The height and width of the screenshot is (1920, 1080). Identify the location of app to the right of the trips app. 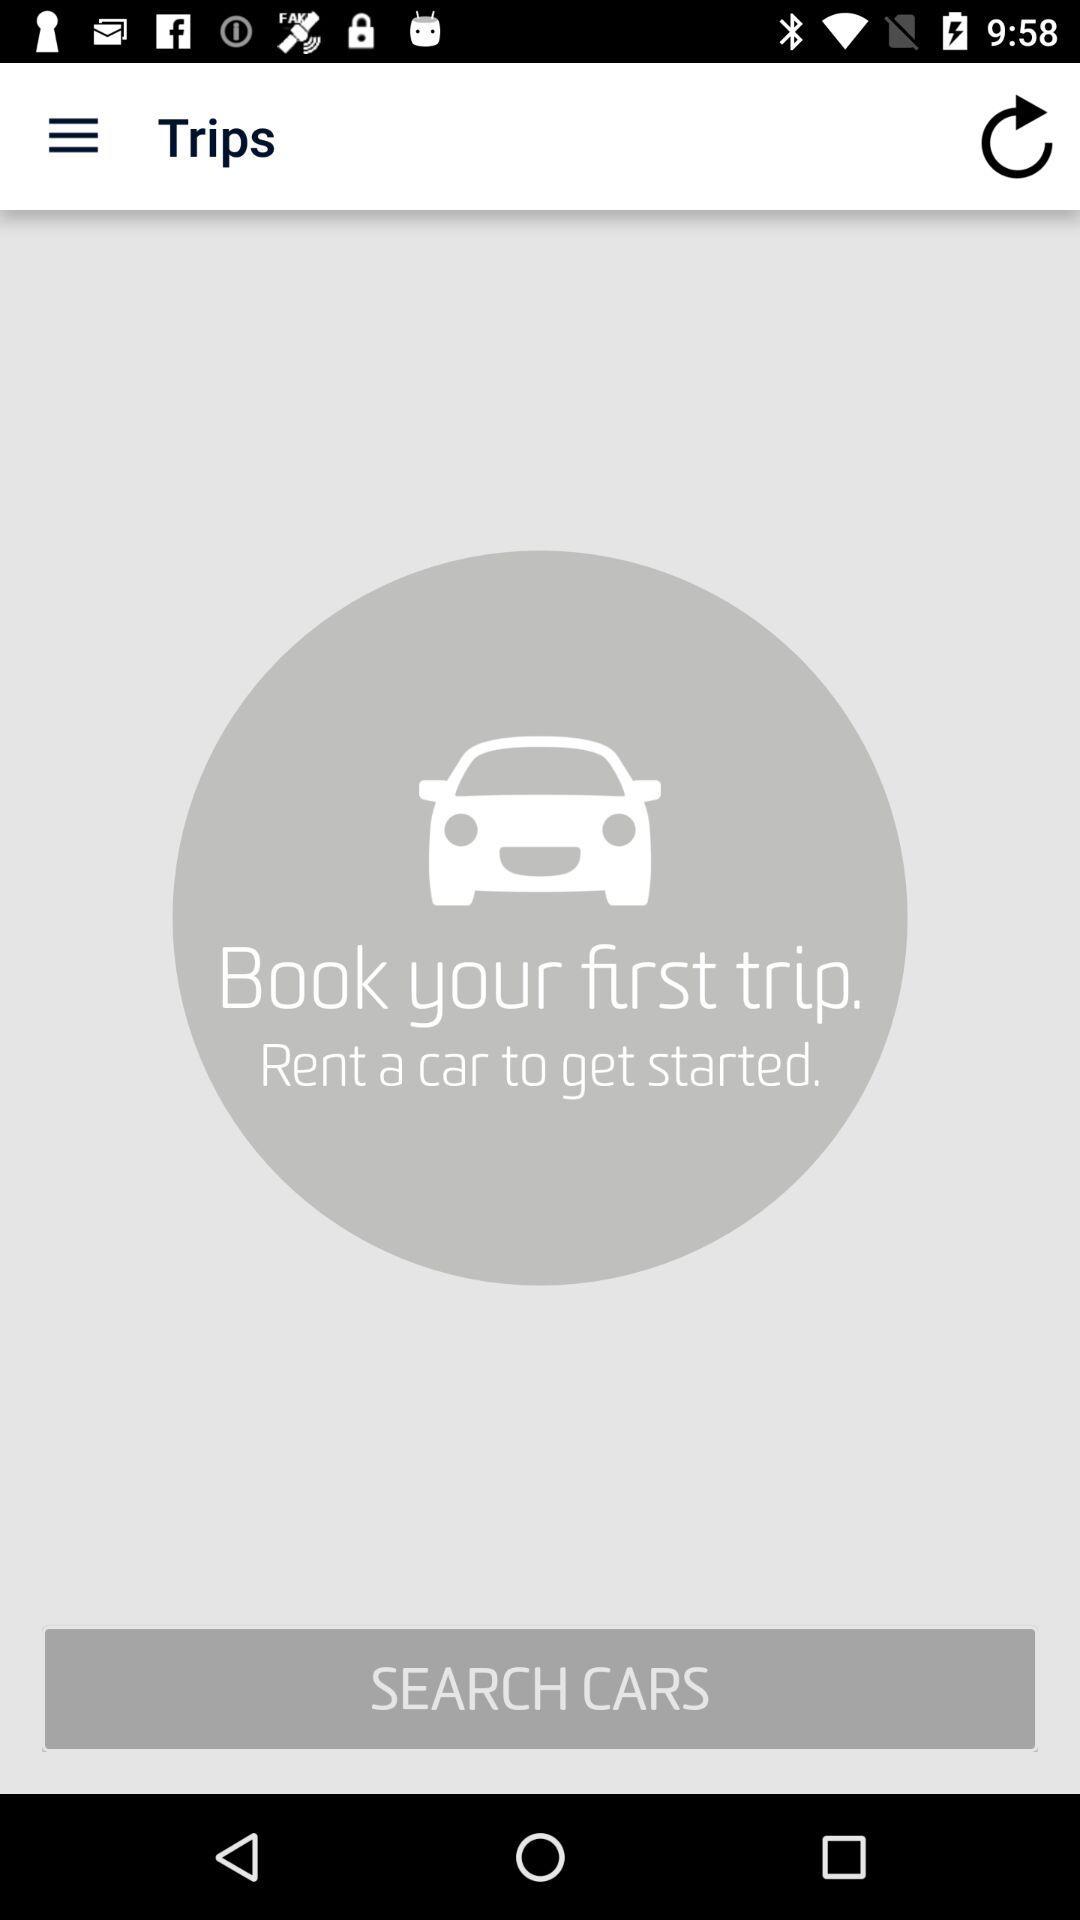
(1017, 135).